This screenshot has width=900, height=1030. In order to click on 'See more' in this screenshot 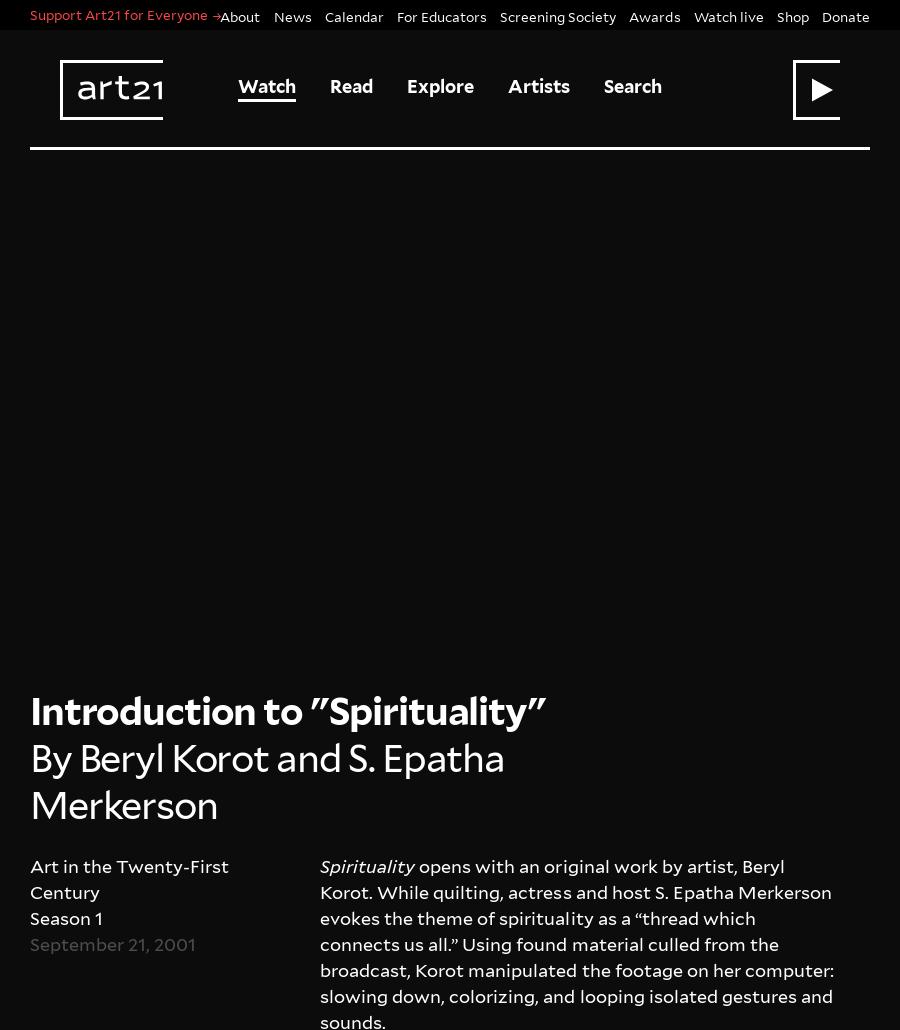, I will do `click(449, 596)`.